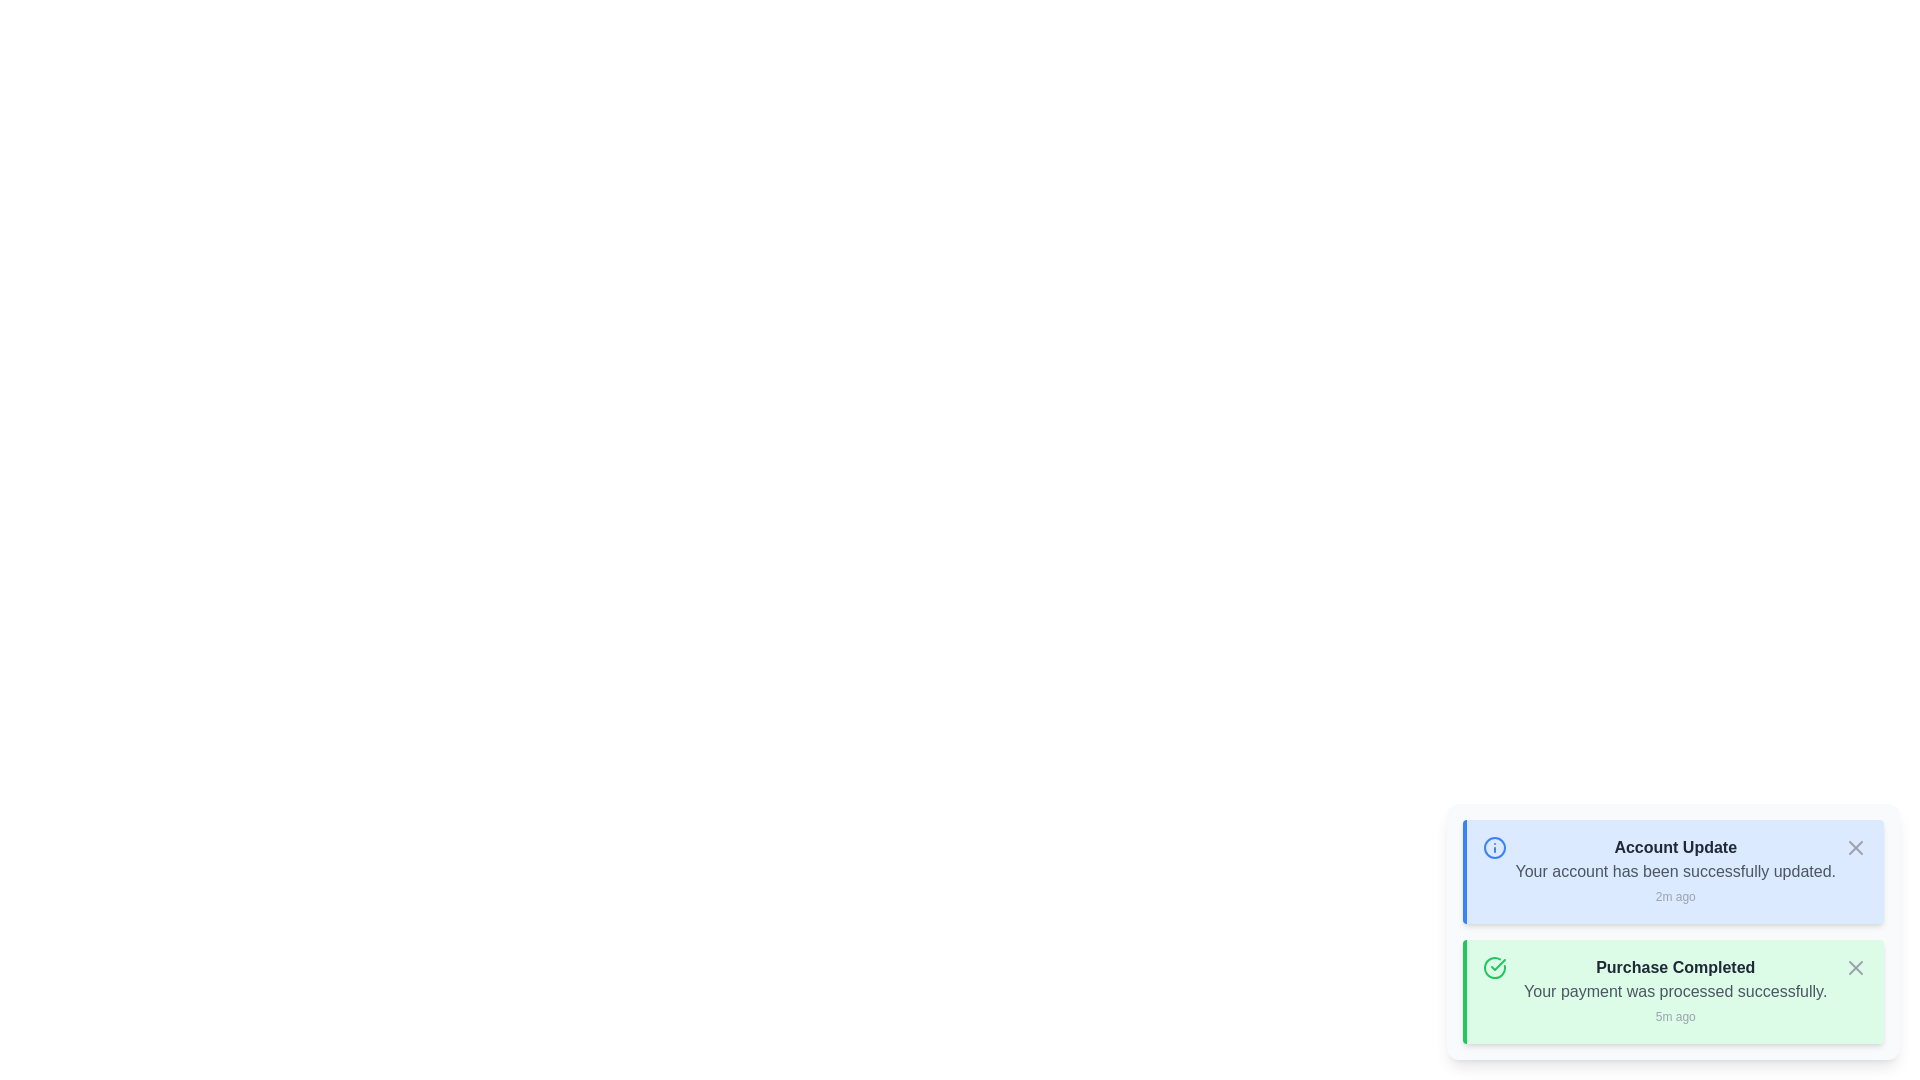 This screenshot has height=1080, width=1920. I want to click on the dismiss button of the first notification to remove it, so click(1855, 848).